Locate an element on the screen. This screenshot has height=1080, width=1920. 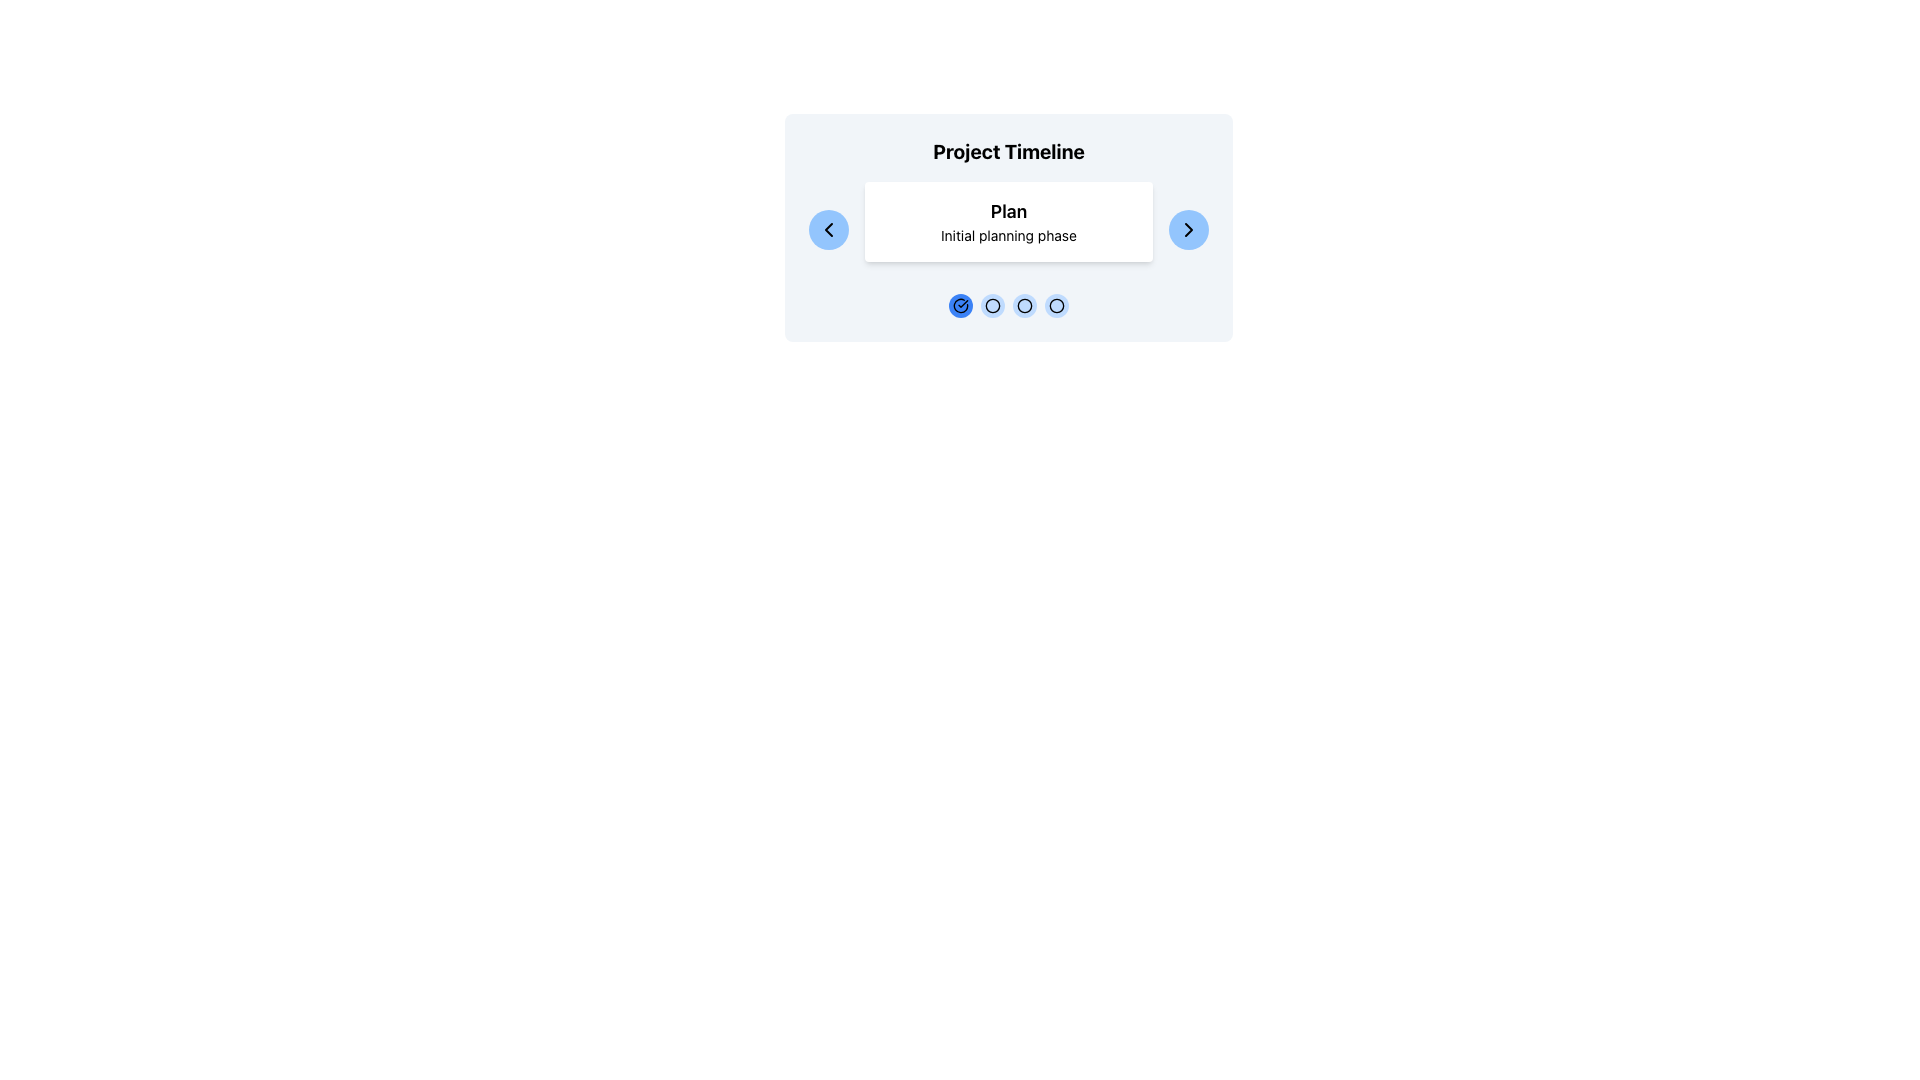
the button located on the left side of the navigation interface is located at coordinates (829, 229).